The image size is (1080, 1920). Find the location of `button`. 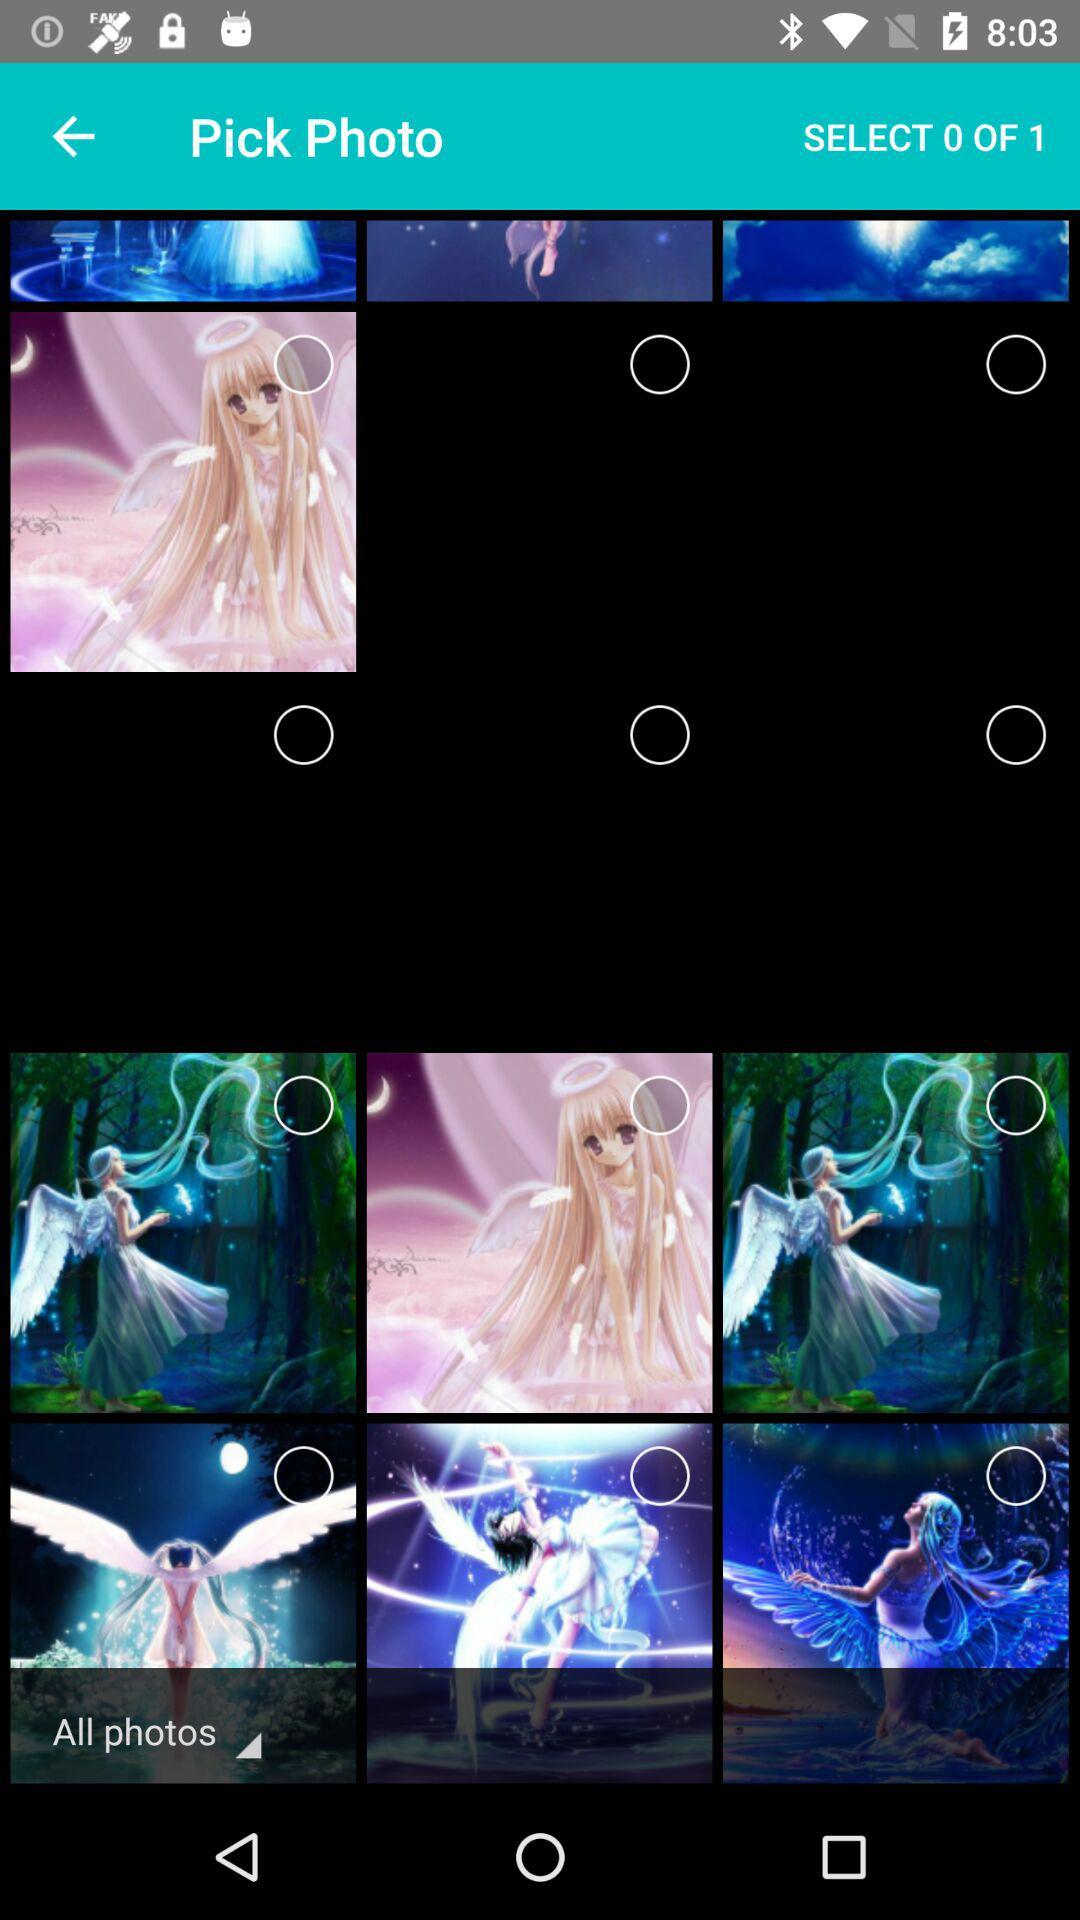

button is located at coordinates (1016, 1476).